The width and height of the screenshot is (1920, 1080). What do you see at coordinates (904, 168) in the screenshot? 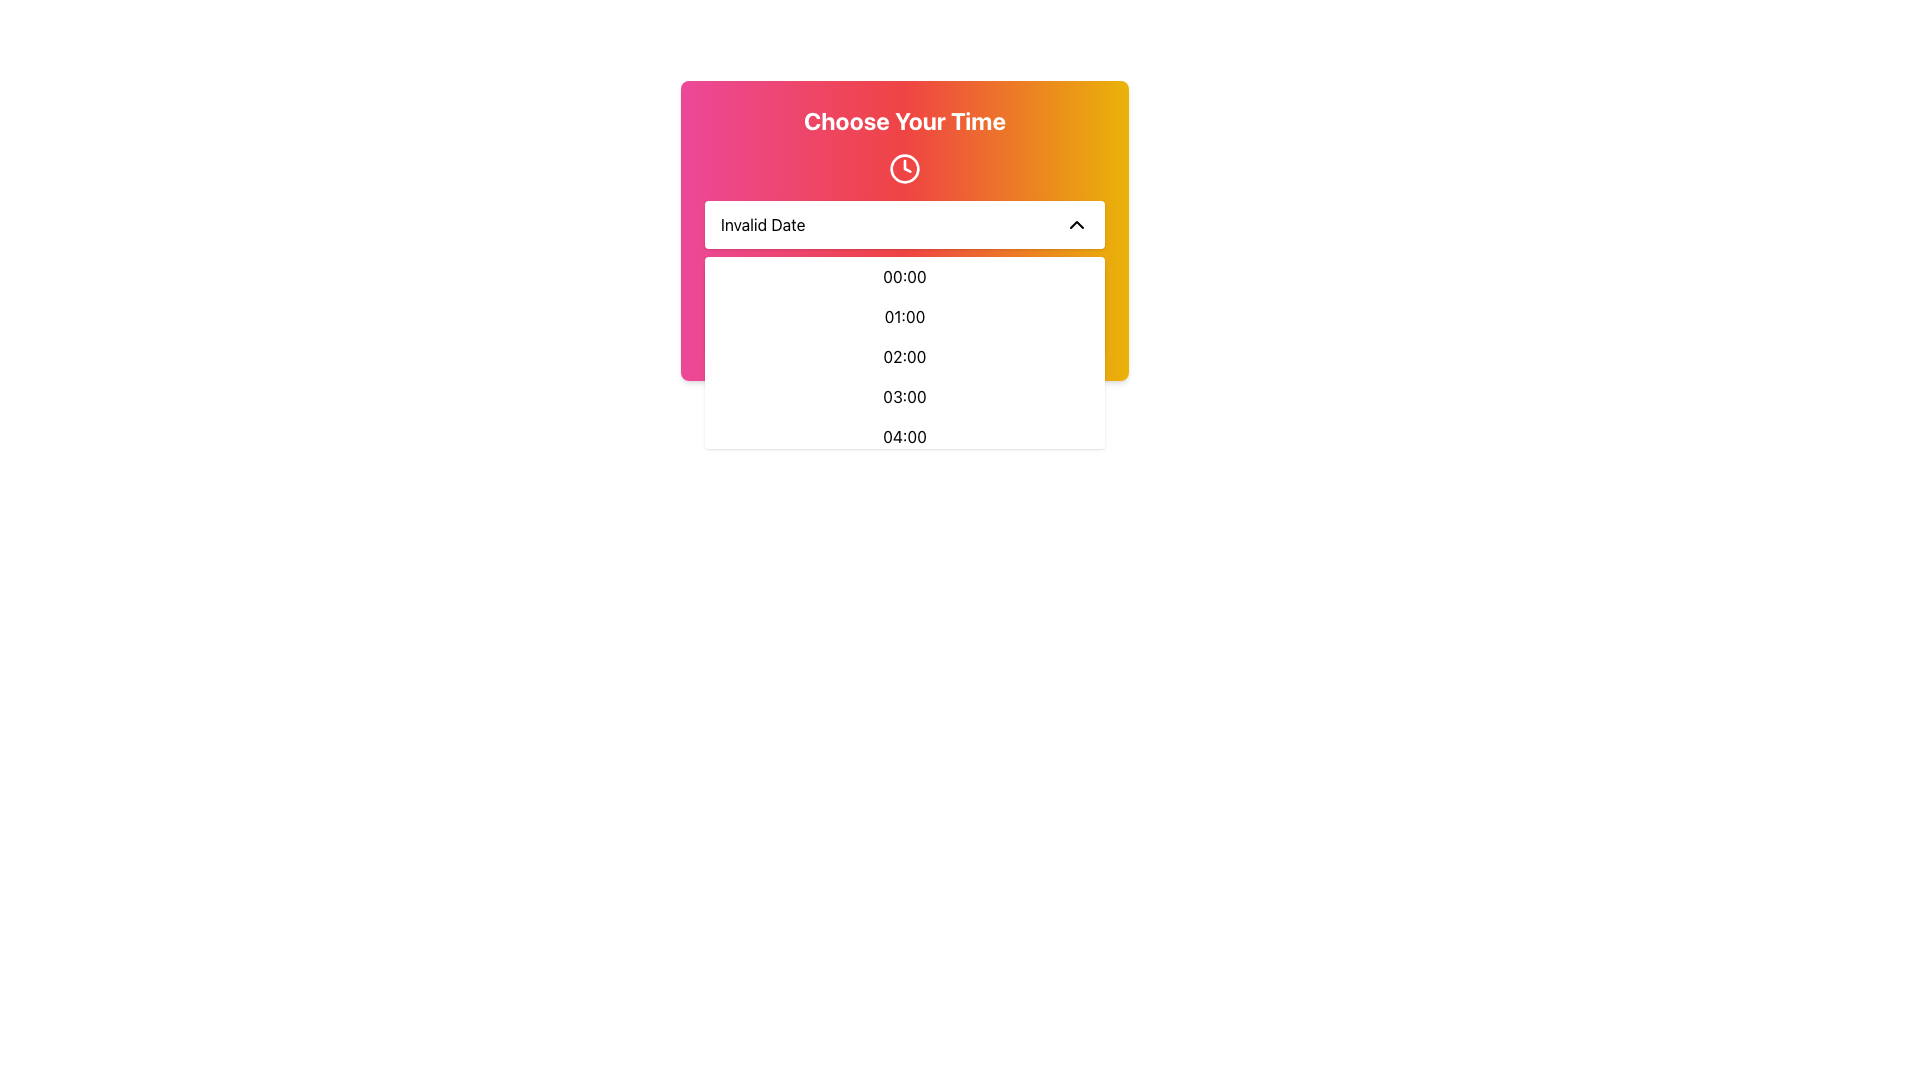
I see `the clock icon, which is a circular element with a modern line design and located centrally below the 'Choose Your Time' text` at bounding box center [904, 168].